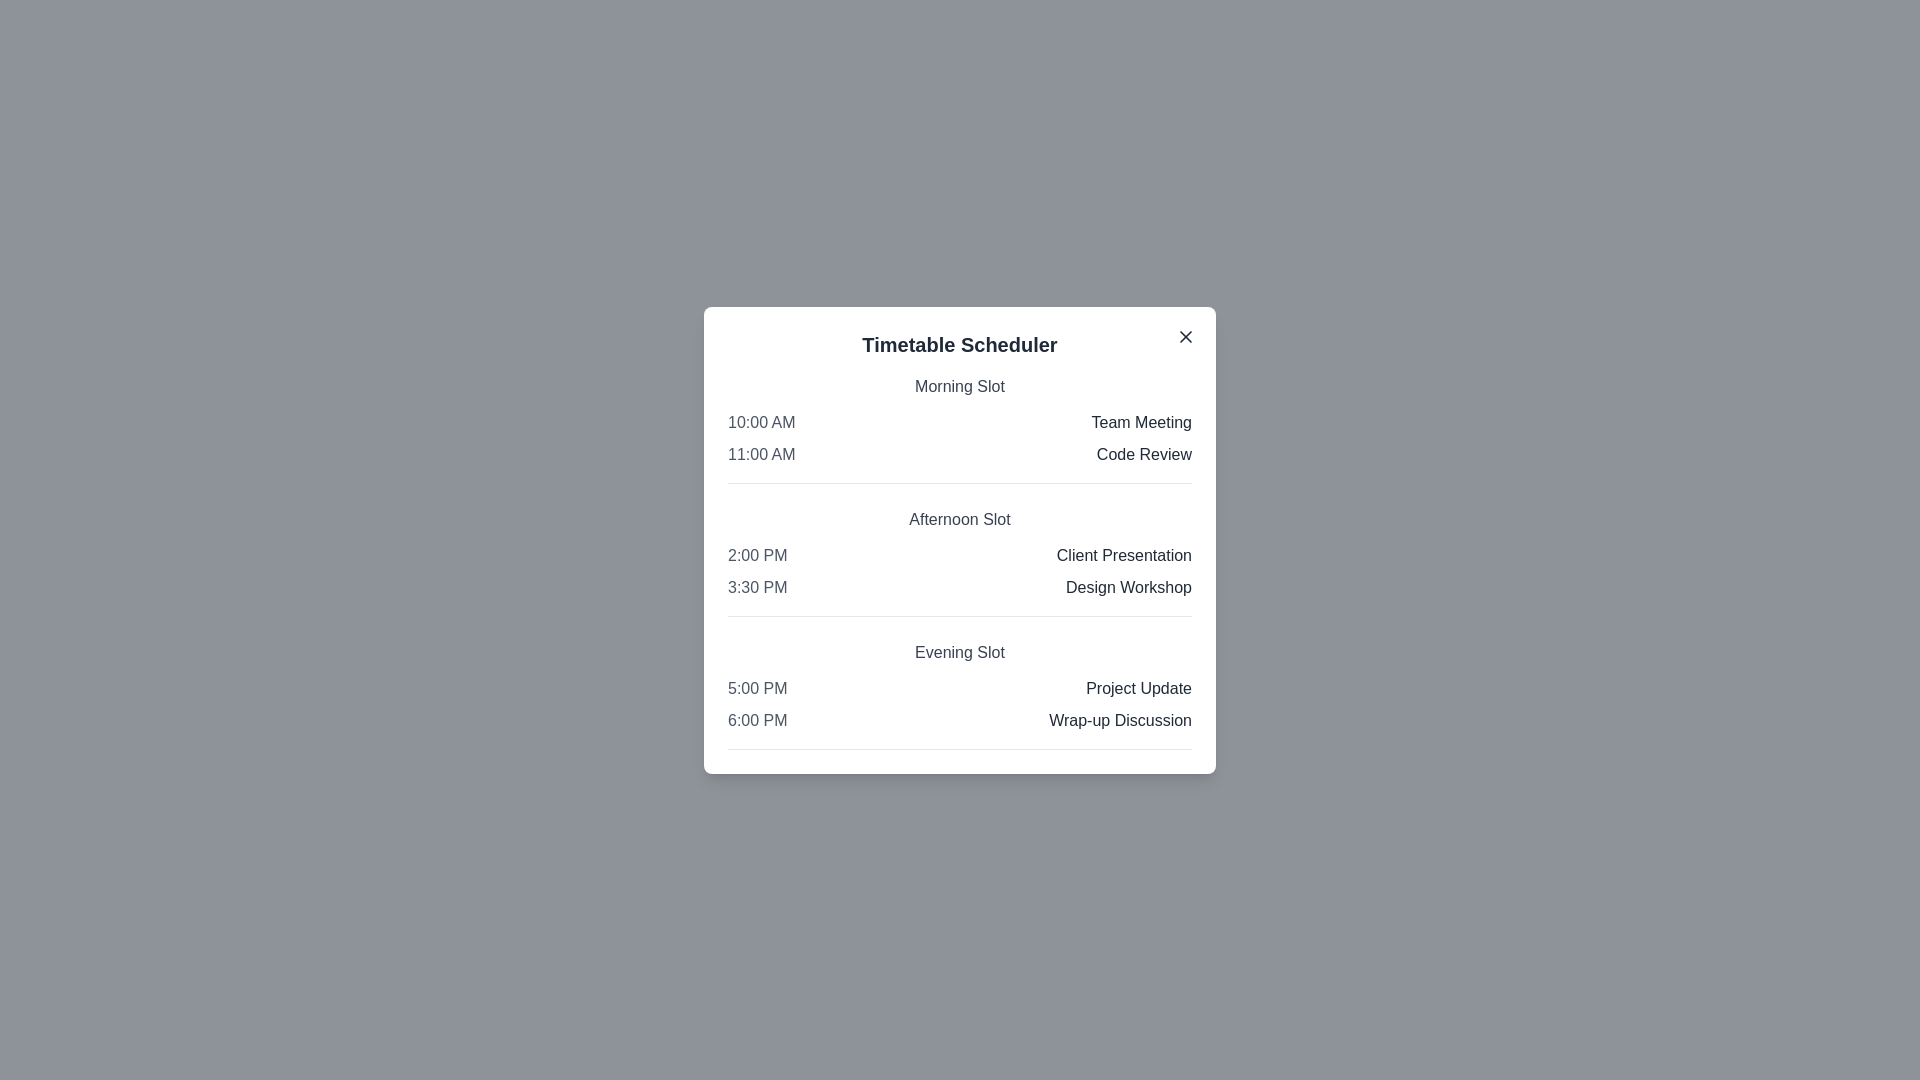 This screenshot has height=1080, width=1920. I want to click on the slot title Afternoon Slot to highlight it, so click(960, 518).